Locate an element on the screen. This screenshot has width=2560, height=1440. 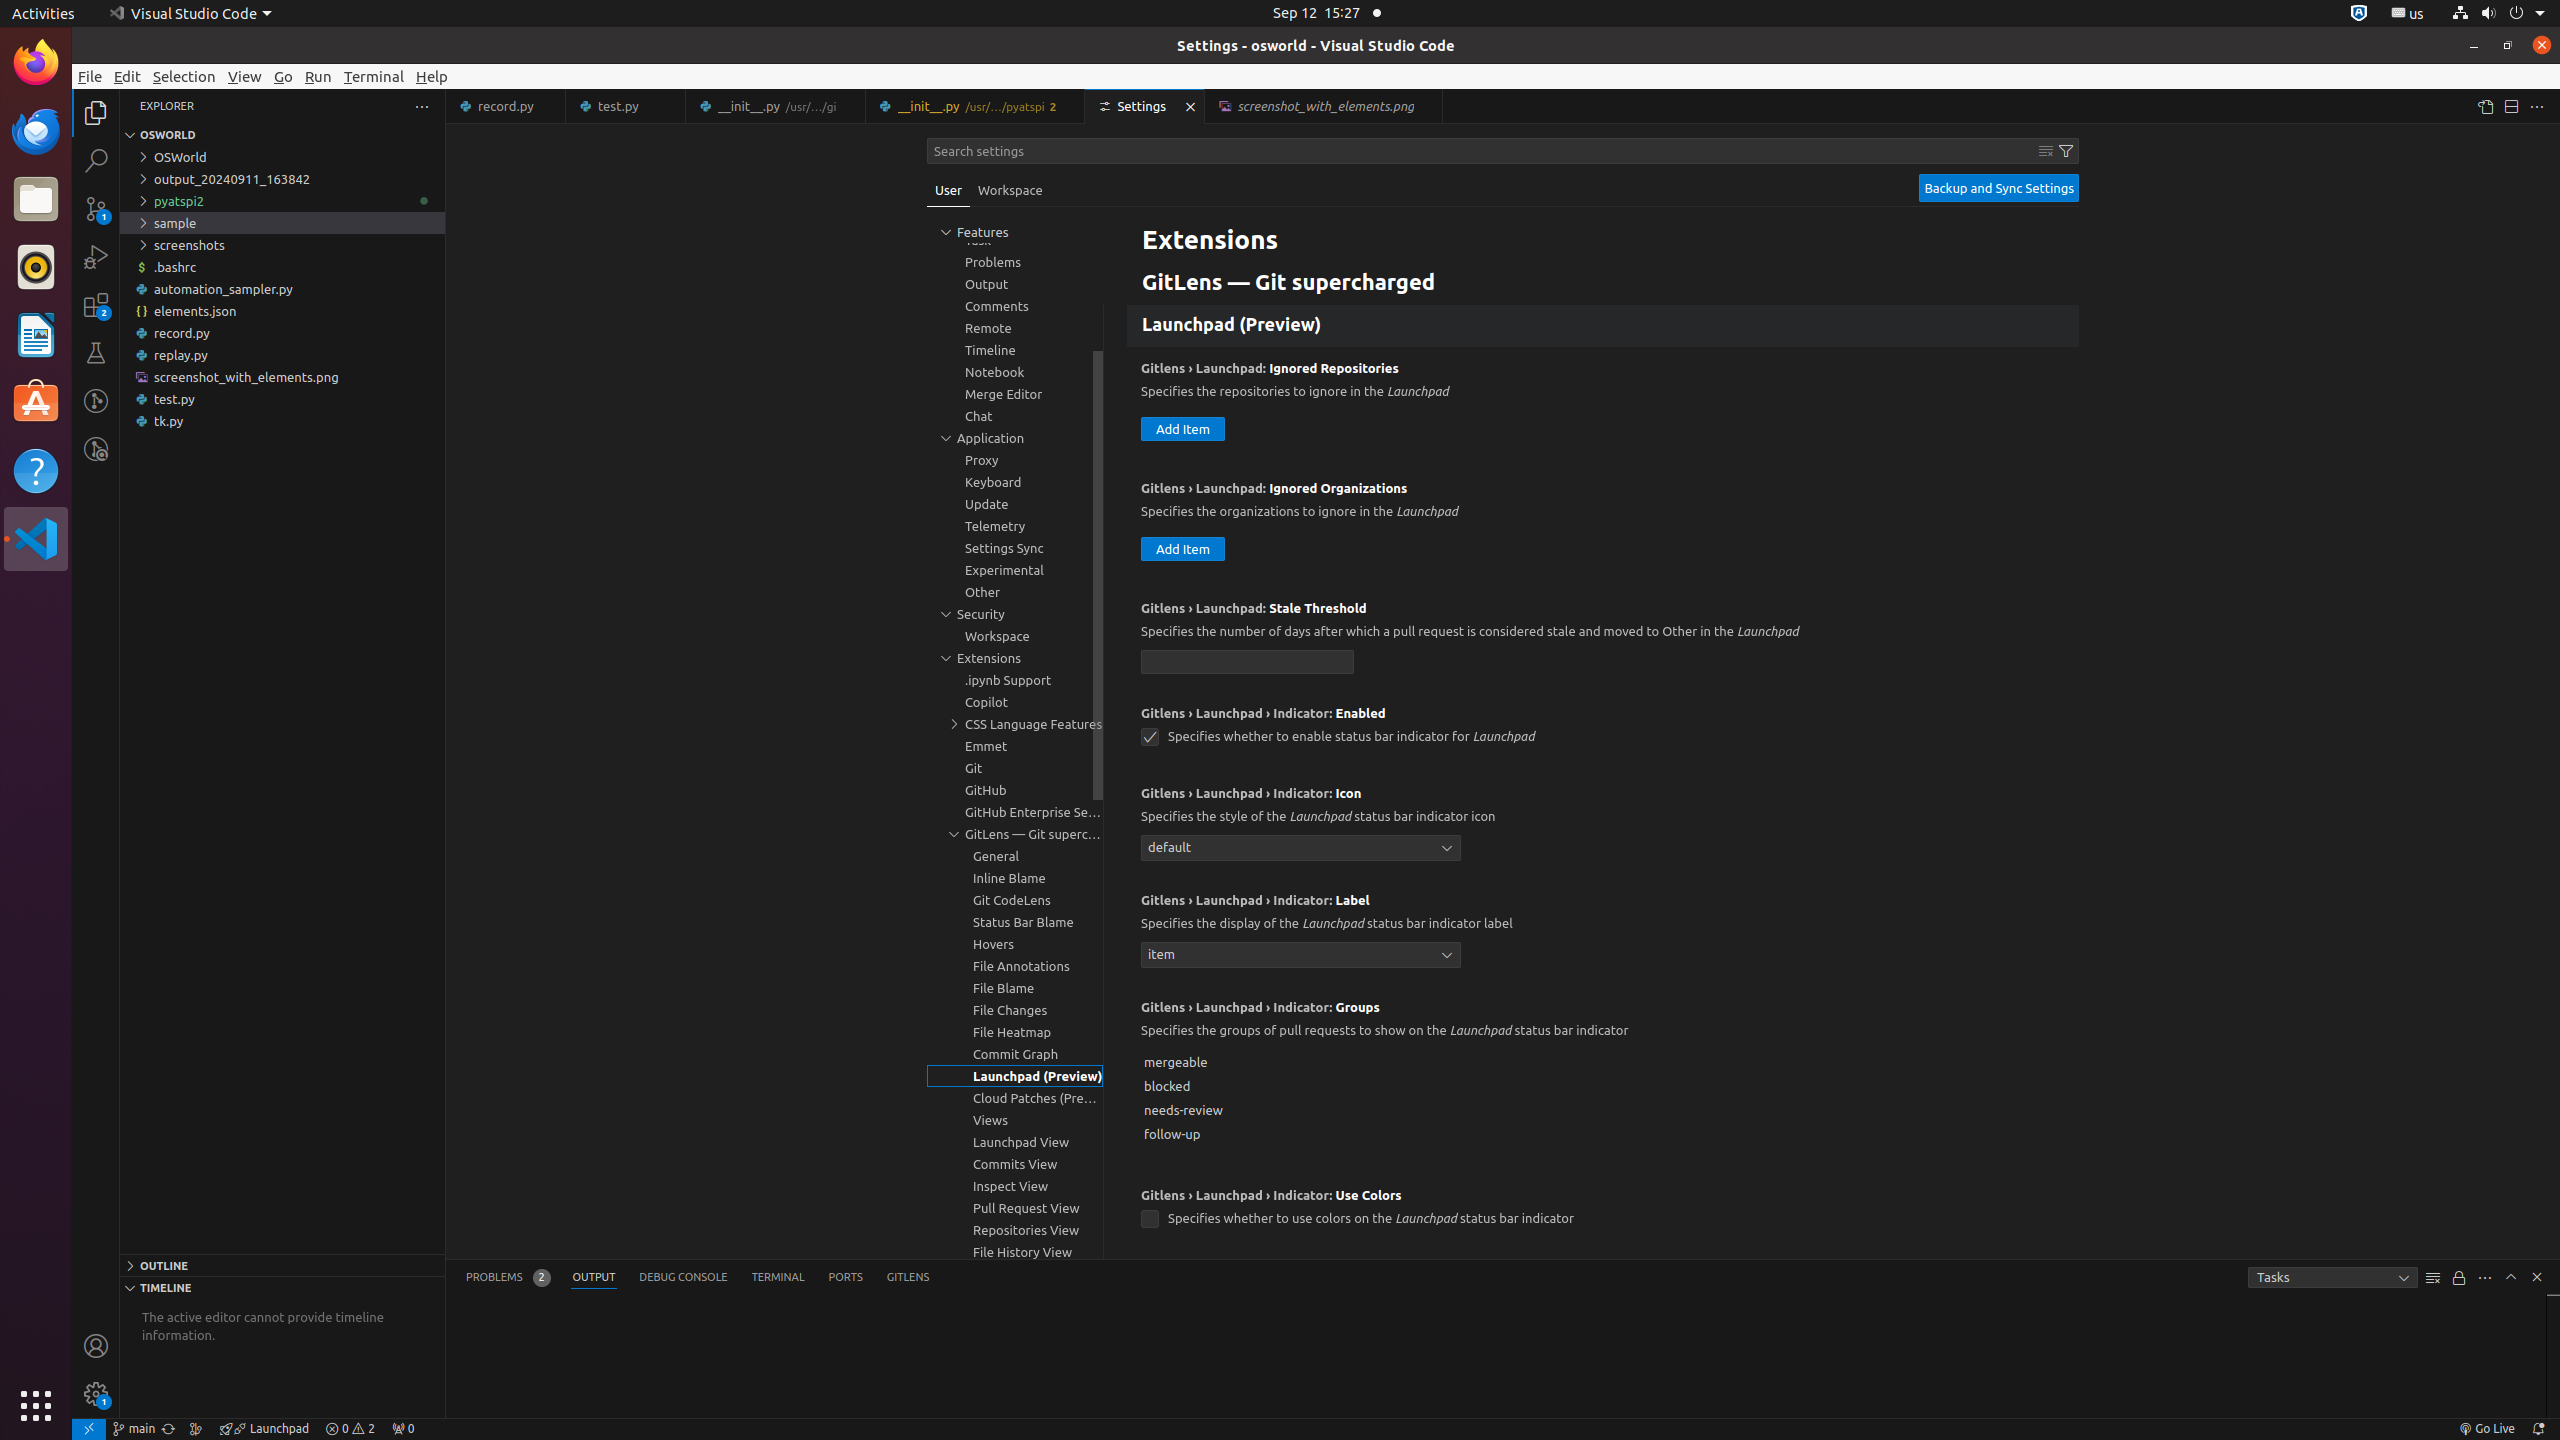
'Settings' is located at coordinates (1145, 106).